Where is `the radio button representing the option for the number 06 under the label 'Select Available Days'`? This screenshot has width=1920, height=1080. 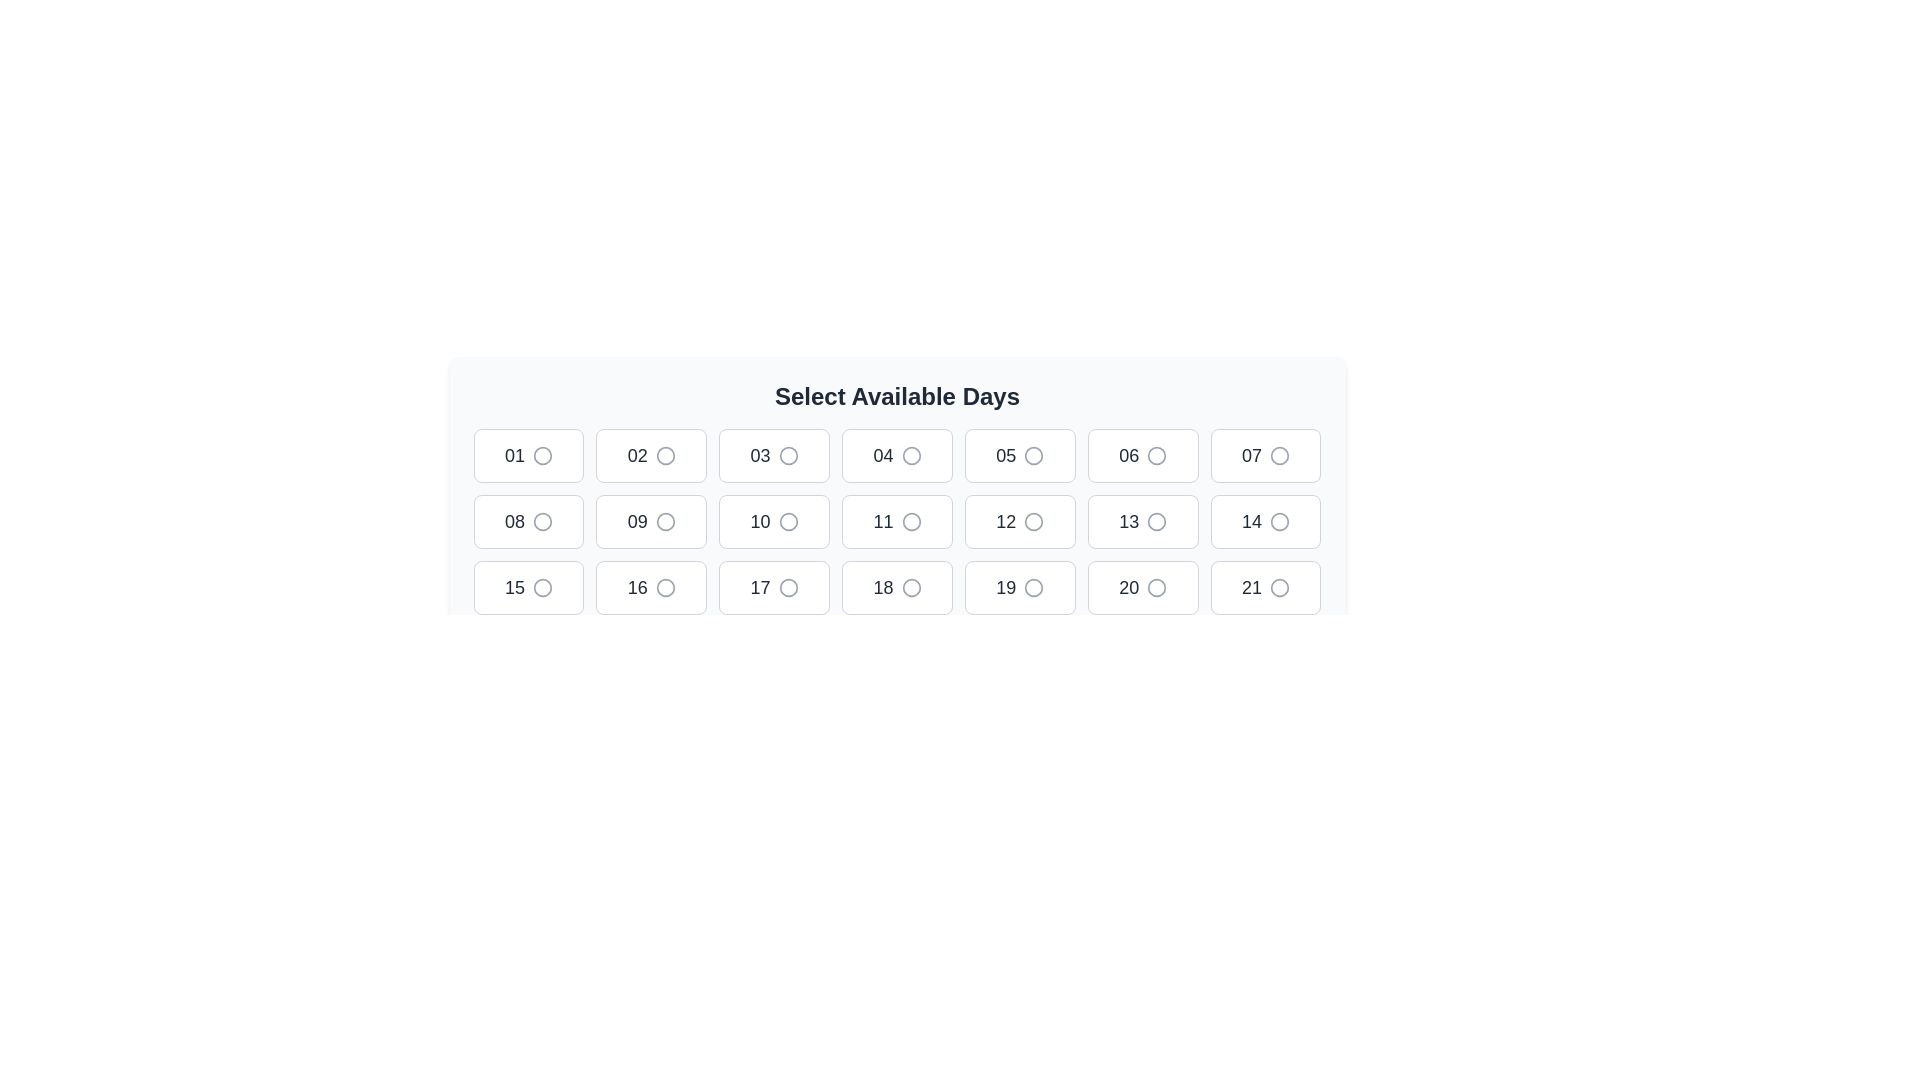 the radio button representing the option for the number 06 under the label 'Select Available Days' is located at coordinates (1157, 455).